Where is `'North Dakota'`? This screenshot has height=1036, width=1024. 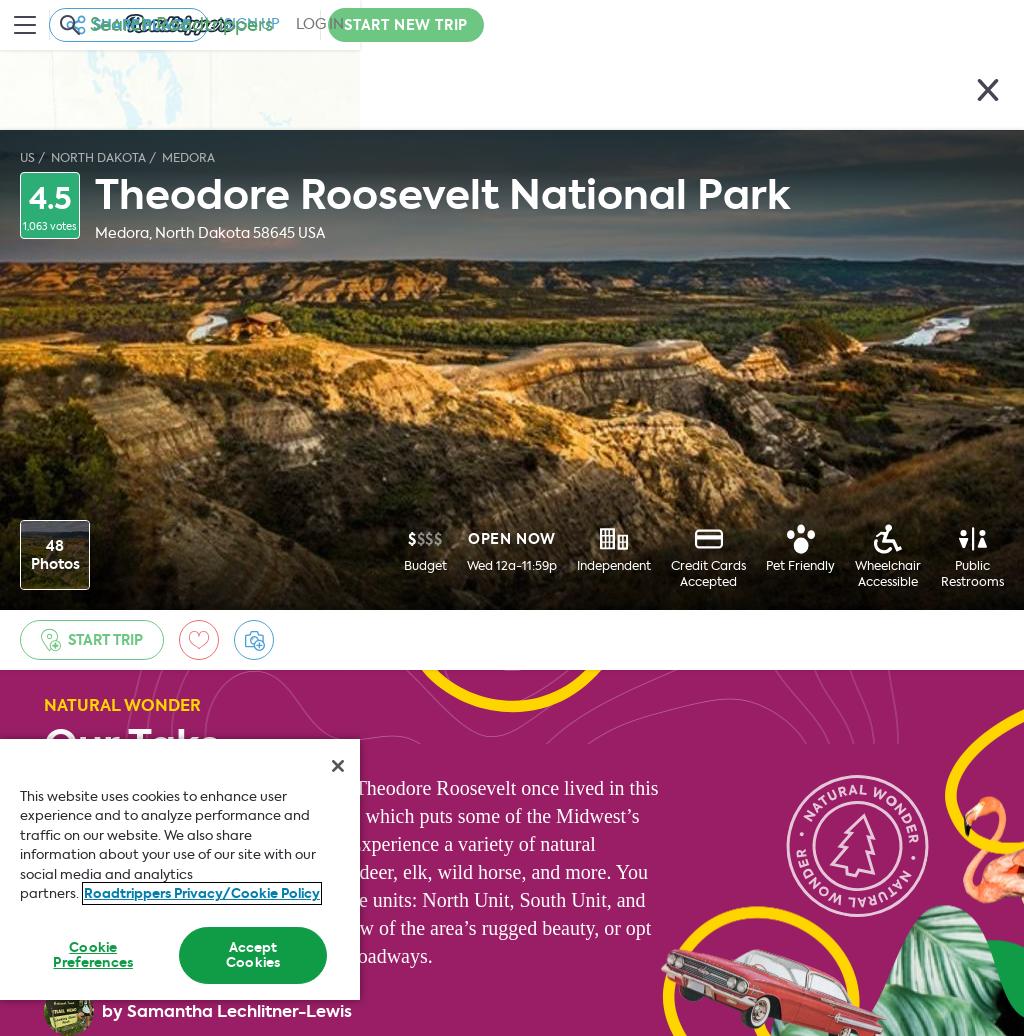
'North Dakota' is located at coordinates (98, 157).